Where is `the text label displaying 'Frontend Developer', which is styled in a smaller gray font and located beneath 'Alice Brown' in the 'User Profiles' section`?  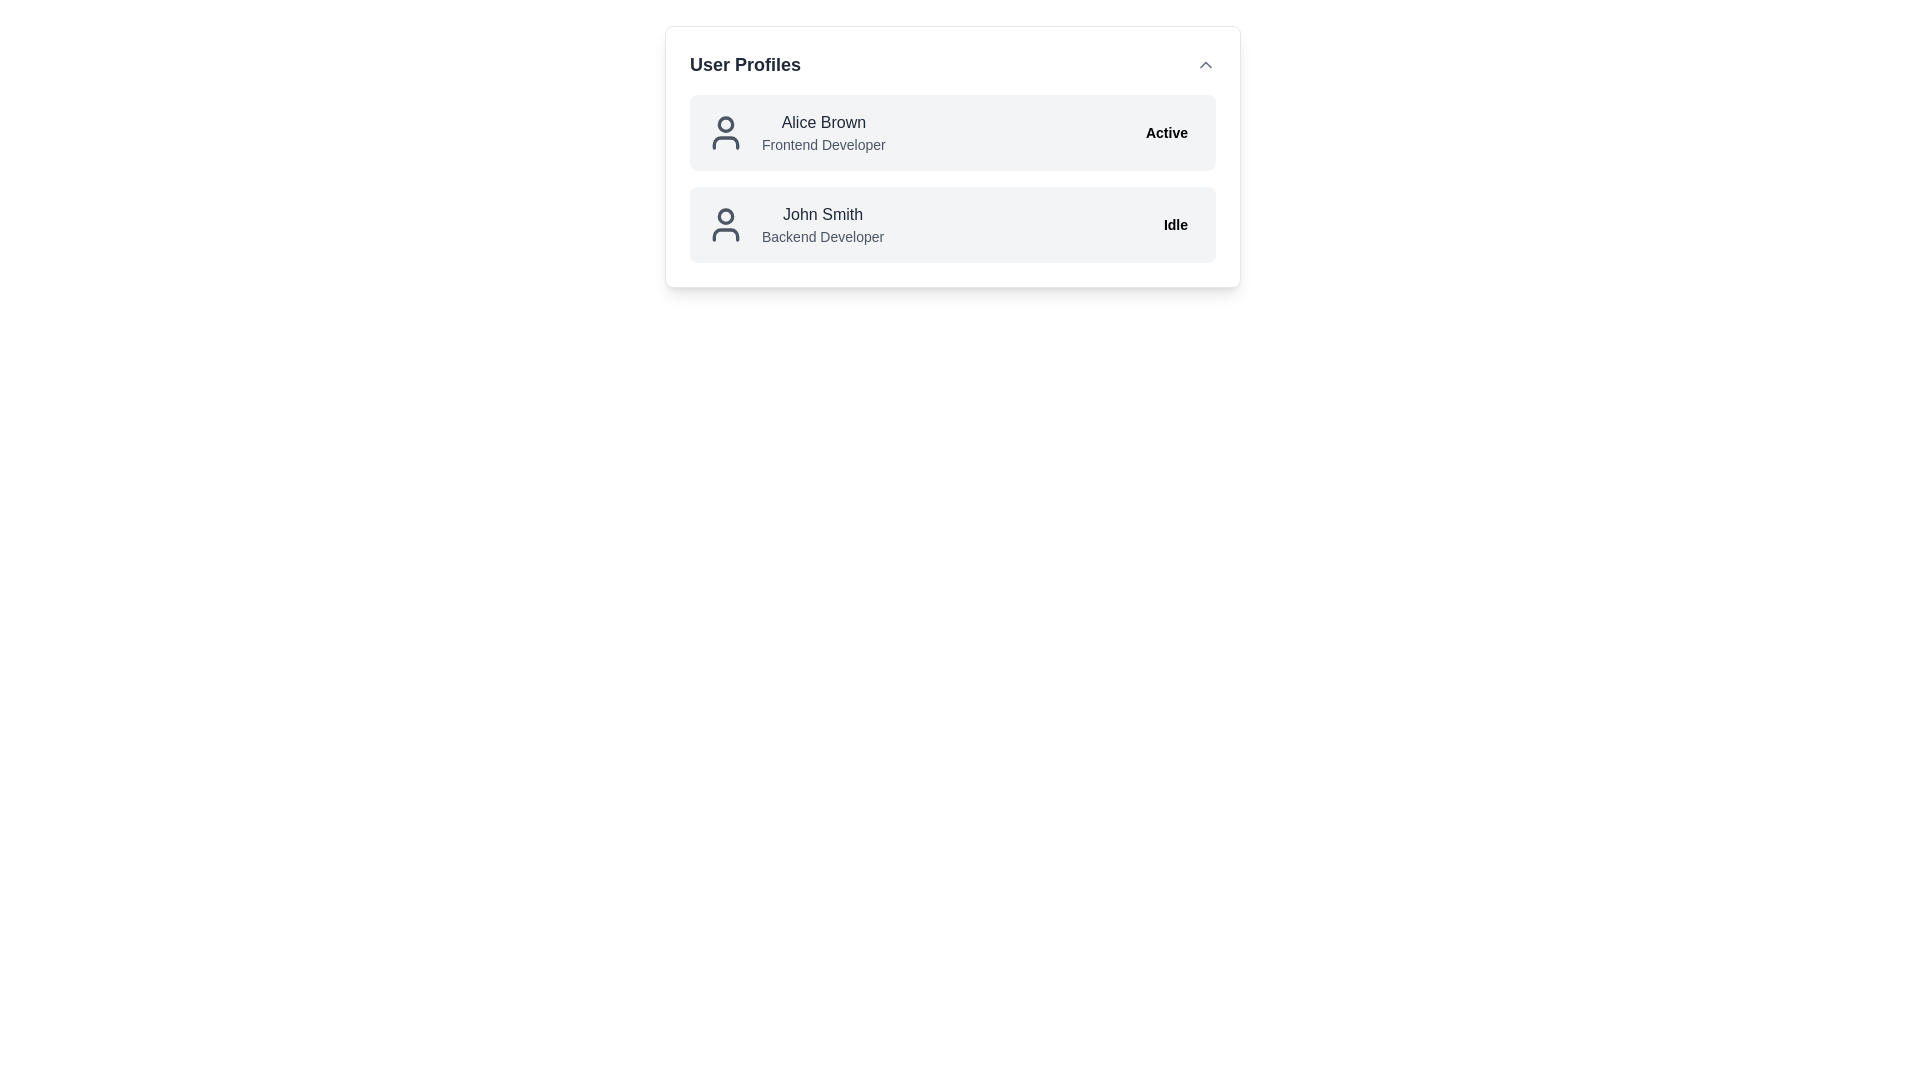 the text label displaying 'Frontend Developer', which is styled in a smaller gray font and located beneath 'Alice Brown' in the 'User Profiles' section is located at coordinates (823, 144).